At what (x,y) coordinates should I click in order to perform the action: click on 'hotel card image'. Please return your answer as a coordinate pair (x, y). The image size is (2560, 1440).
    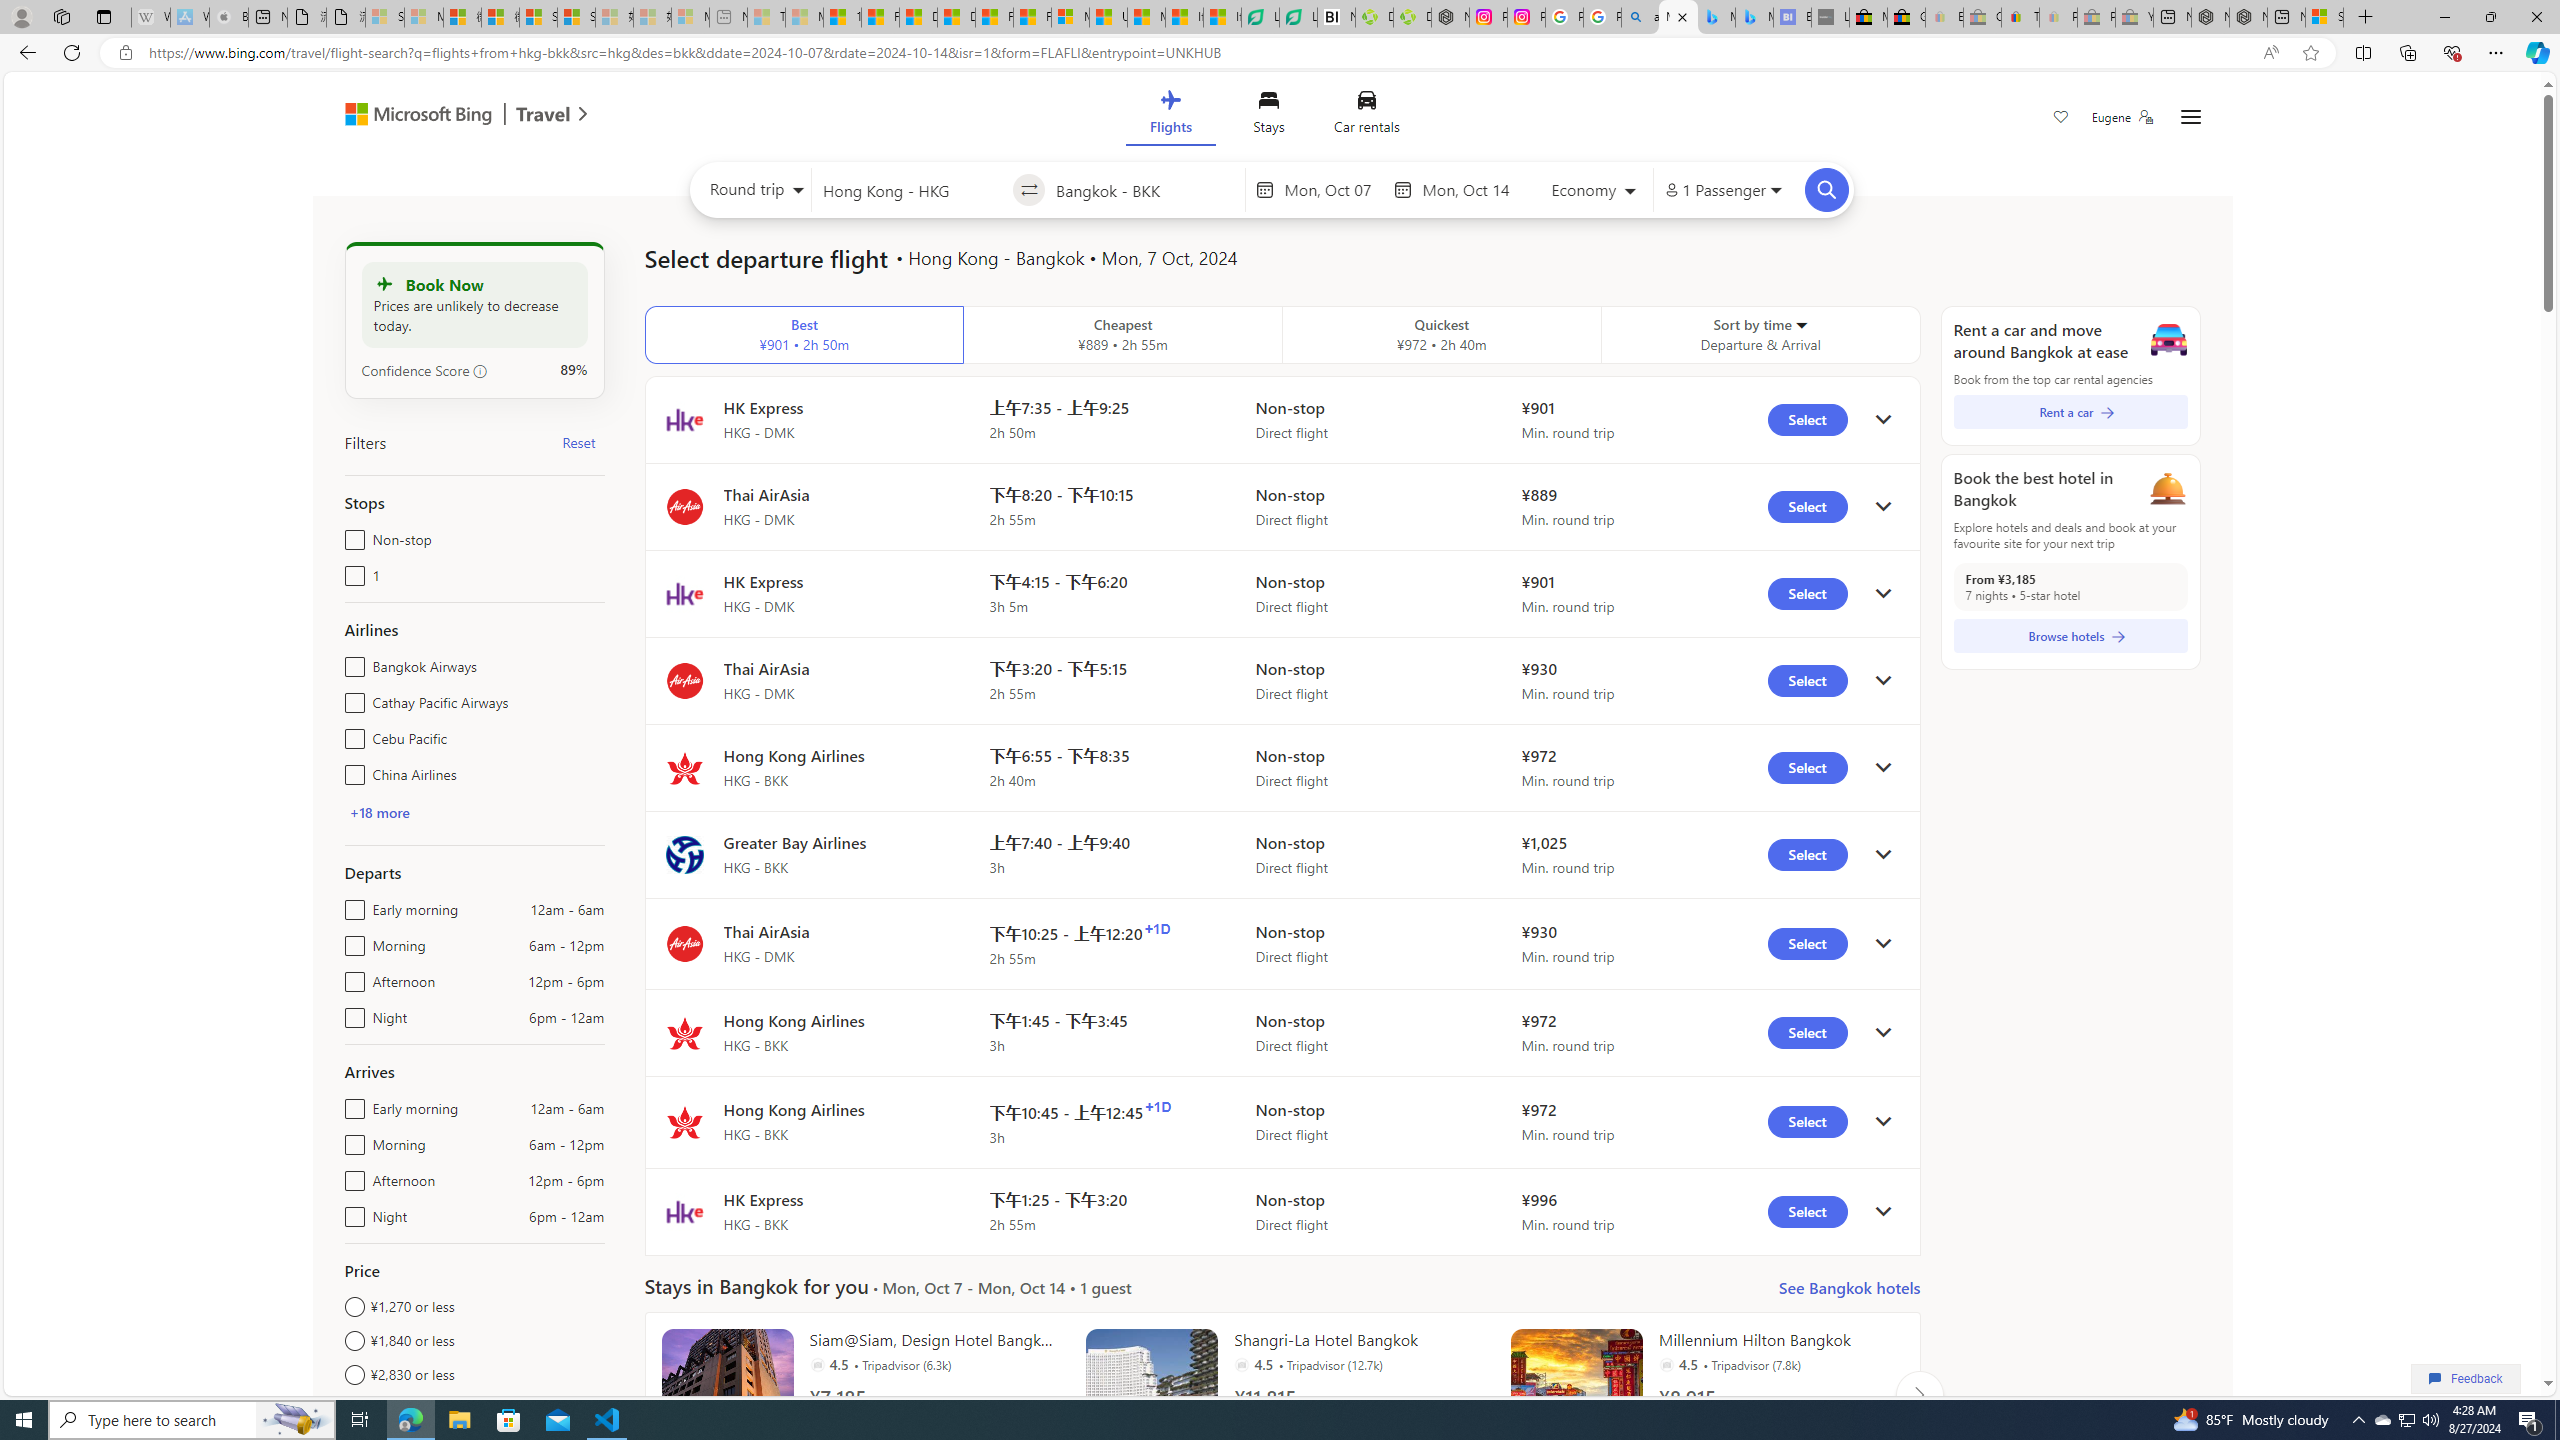
    Looking at the image, I should click on (1575, 1394).